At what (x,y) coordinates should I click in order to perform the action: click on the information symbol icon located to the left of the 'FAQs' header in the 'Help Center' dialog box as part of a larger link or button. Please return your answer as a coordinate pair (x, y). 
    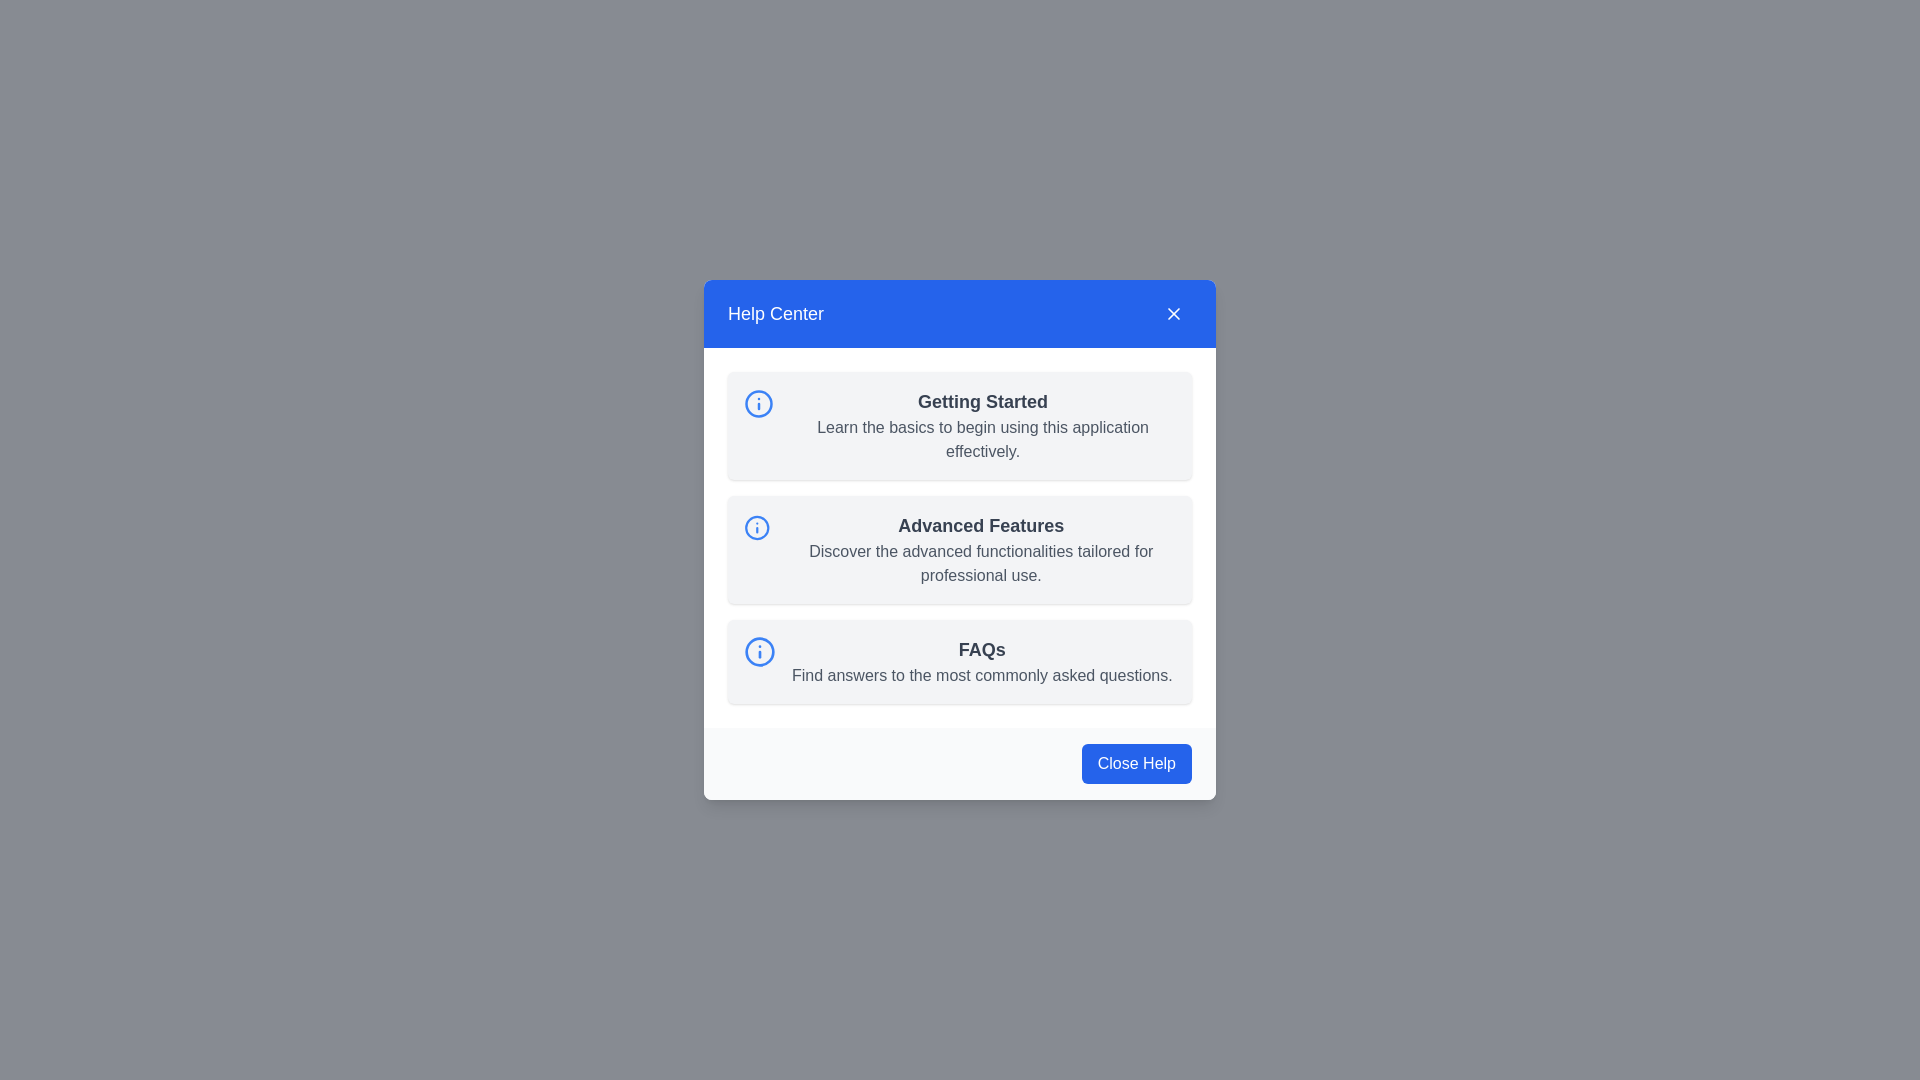
    Looking at the image, I should click on (758, 651).